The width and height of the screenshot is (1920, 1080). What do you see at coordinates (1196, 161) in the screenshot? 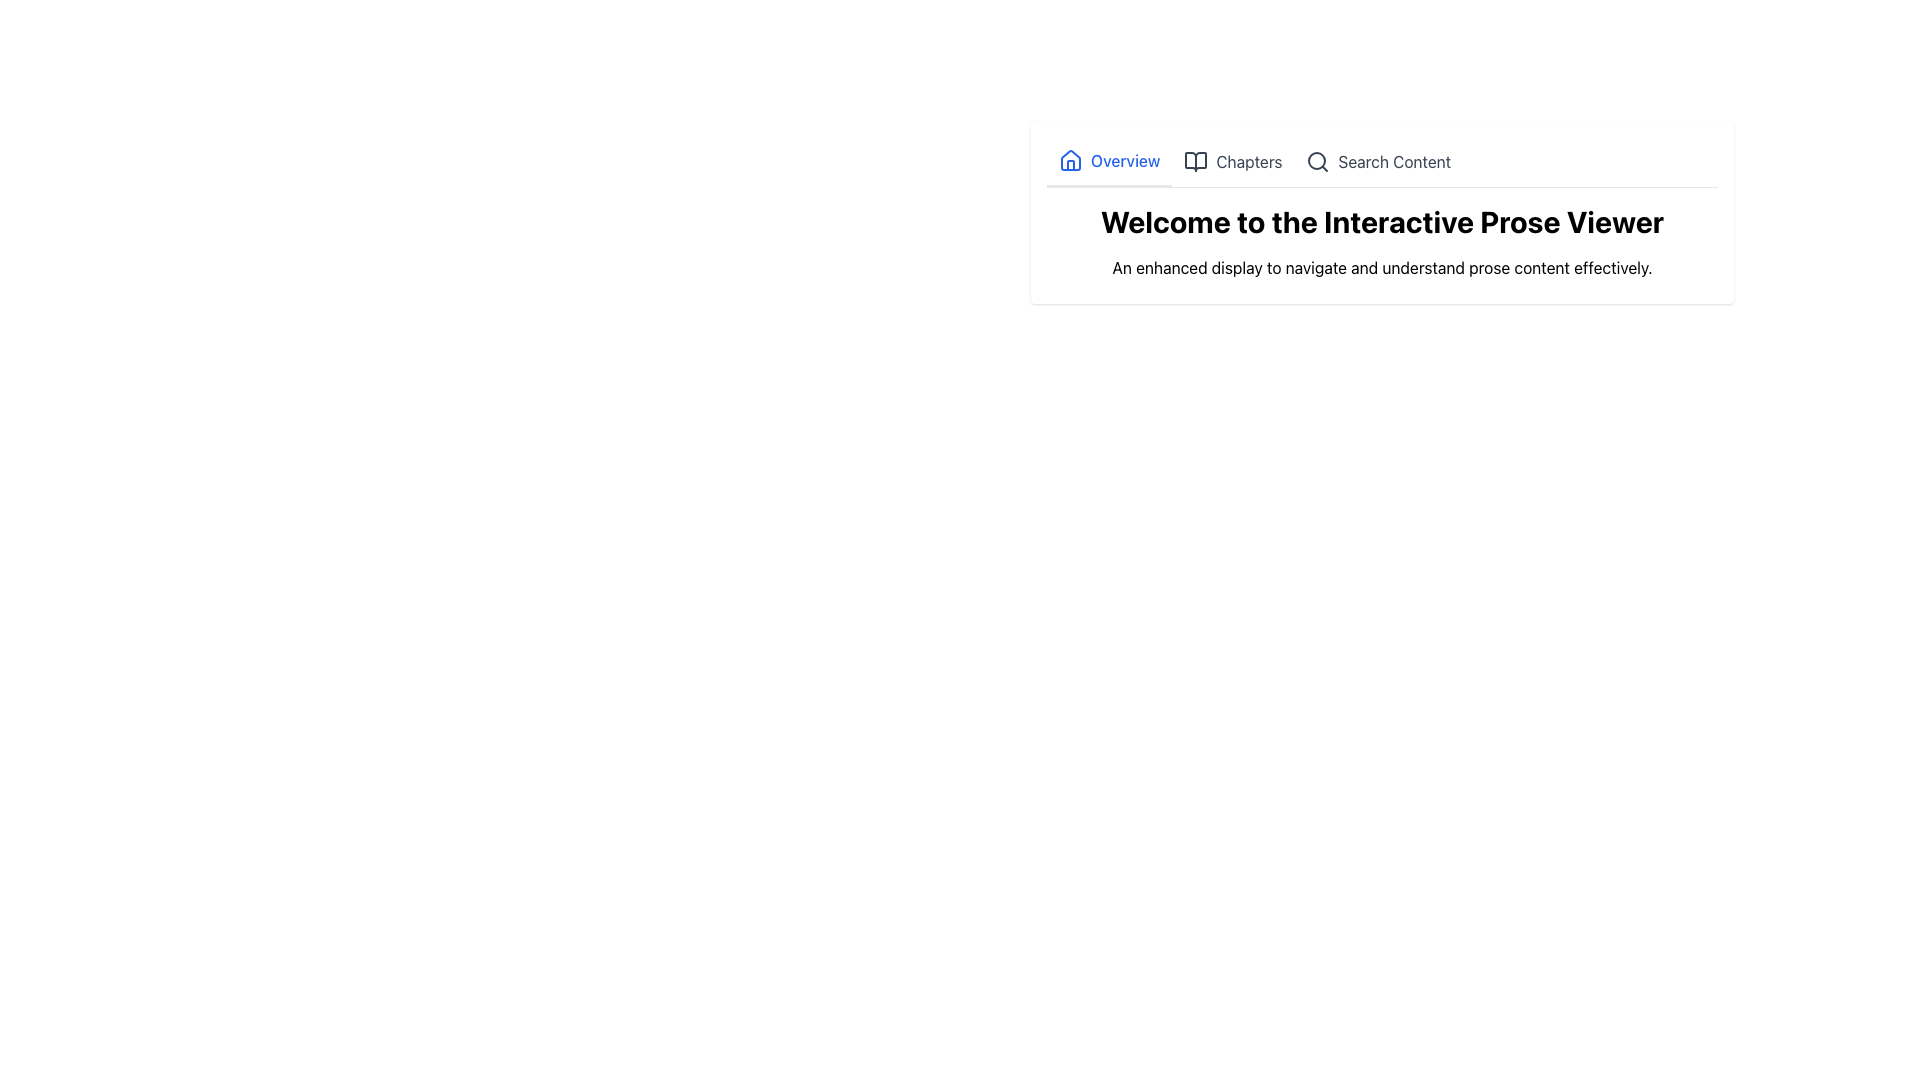
I see `the book icon located next to the 'Chapters' label in the top navigation bar` at bounding box center [1196, 161].